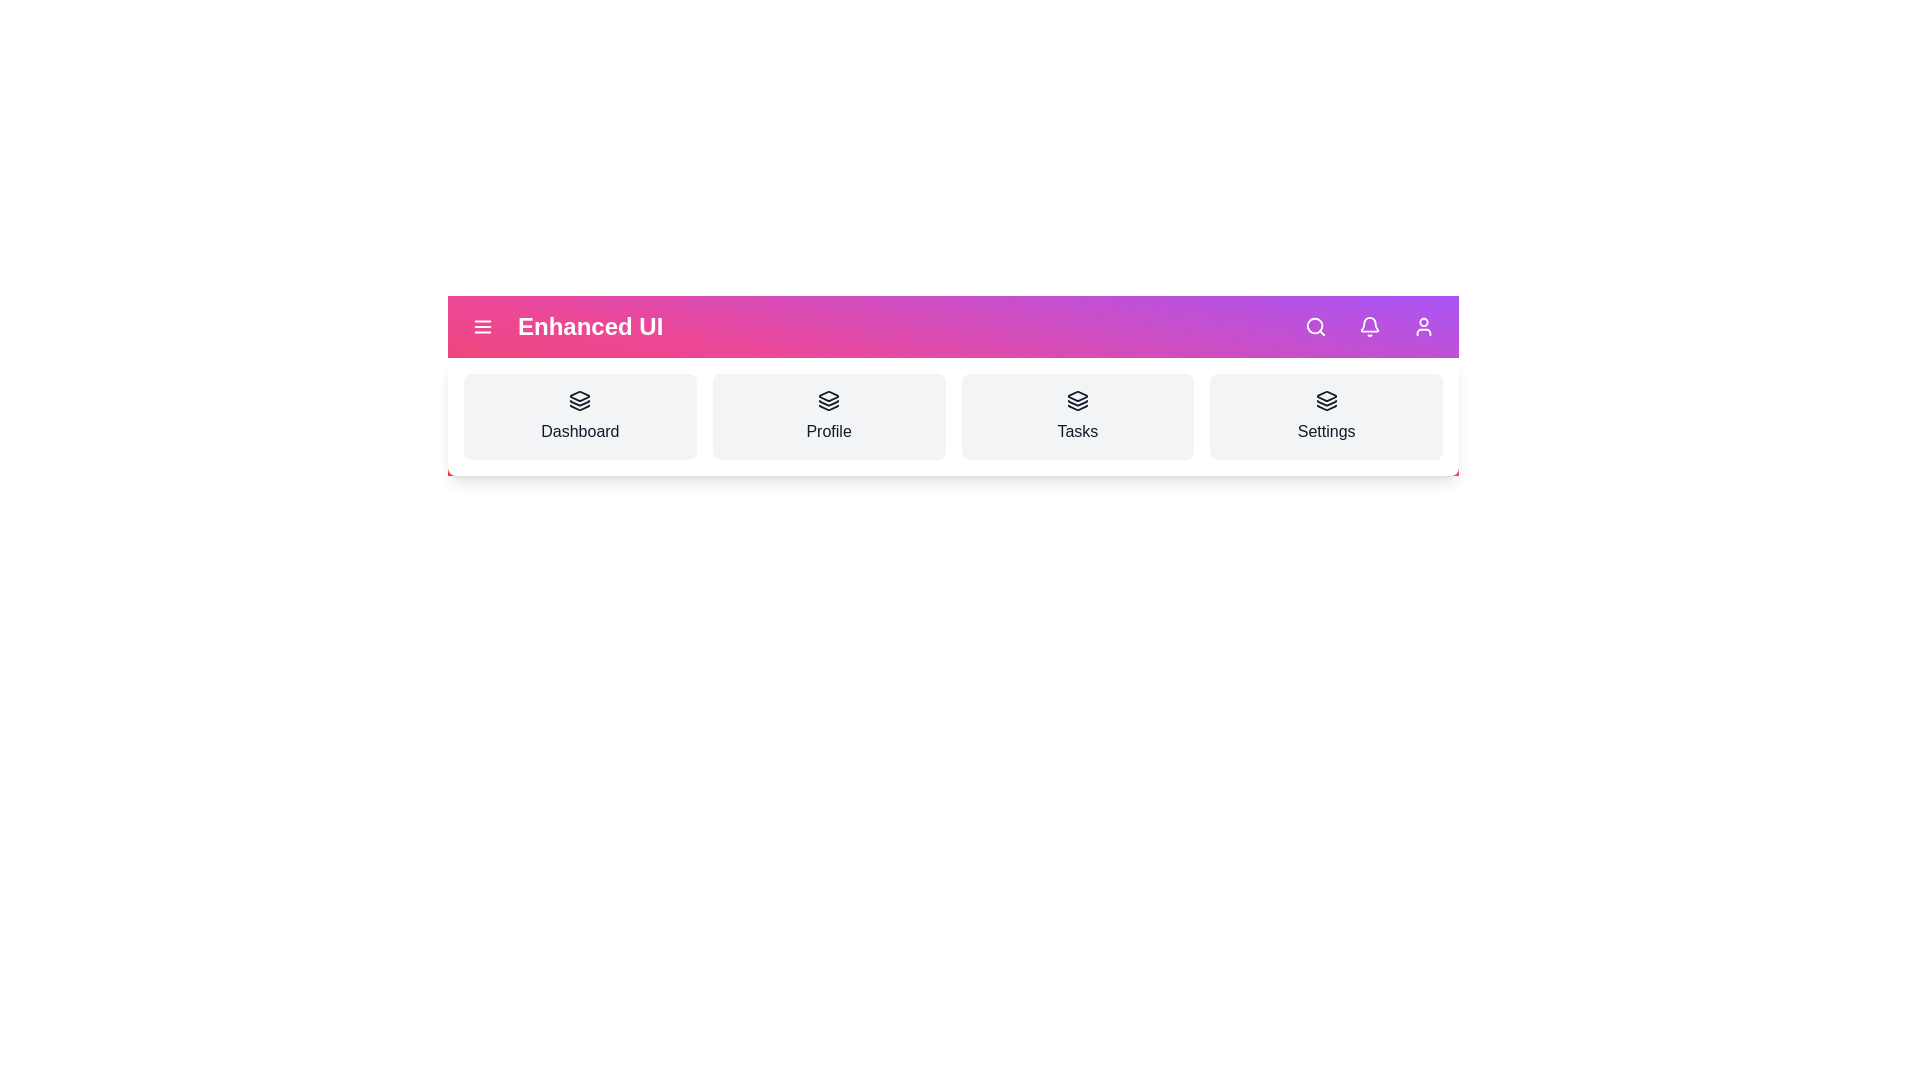 The height and width of the screenshot is (1080, 1920). I want to click on the interactive element settings_link, so click(1325, 415).